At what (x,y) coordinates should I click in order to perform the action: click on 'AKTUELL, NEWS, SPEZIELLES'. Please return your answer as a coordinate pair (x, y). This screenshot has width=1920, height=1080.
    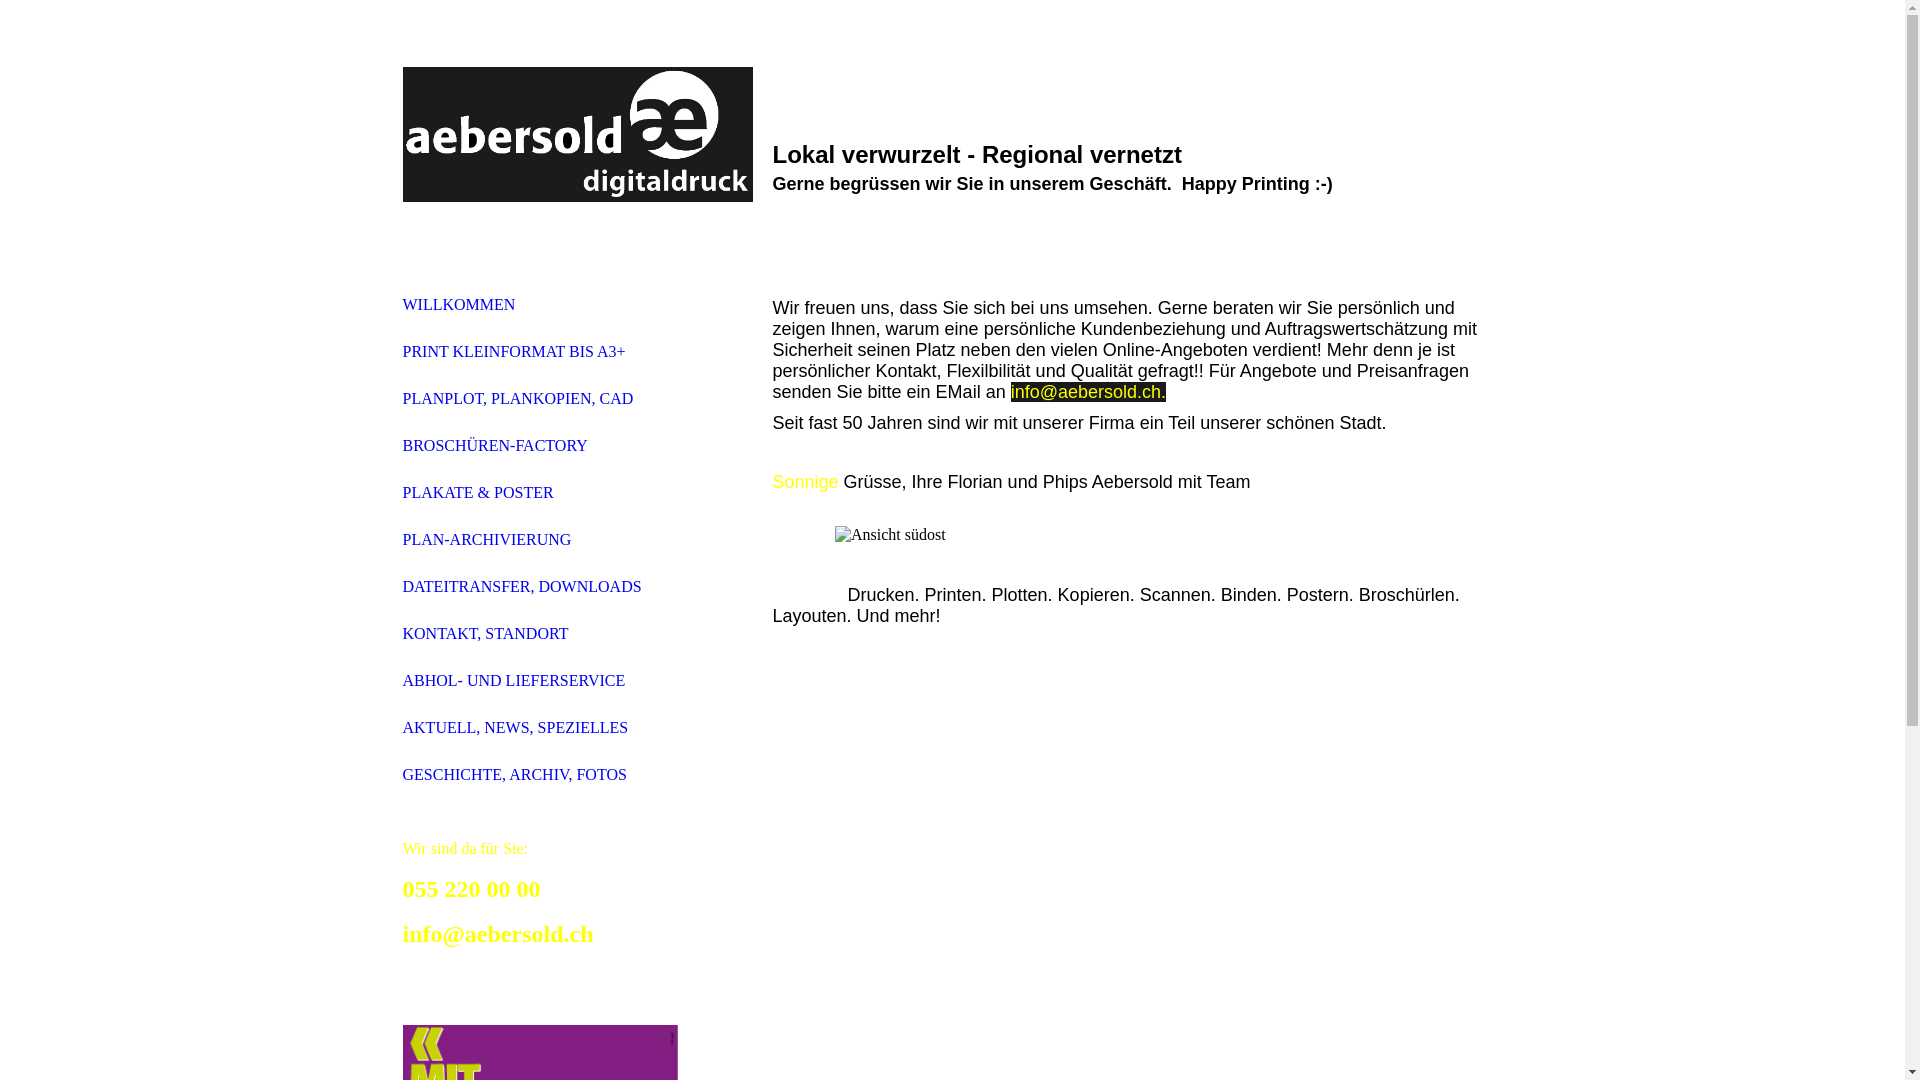
    Looking at the image, I should click on (514, 727).